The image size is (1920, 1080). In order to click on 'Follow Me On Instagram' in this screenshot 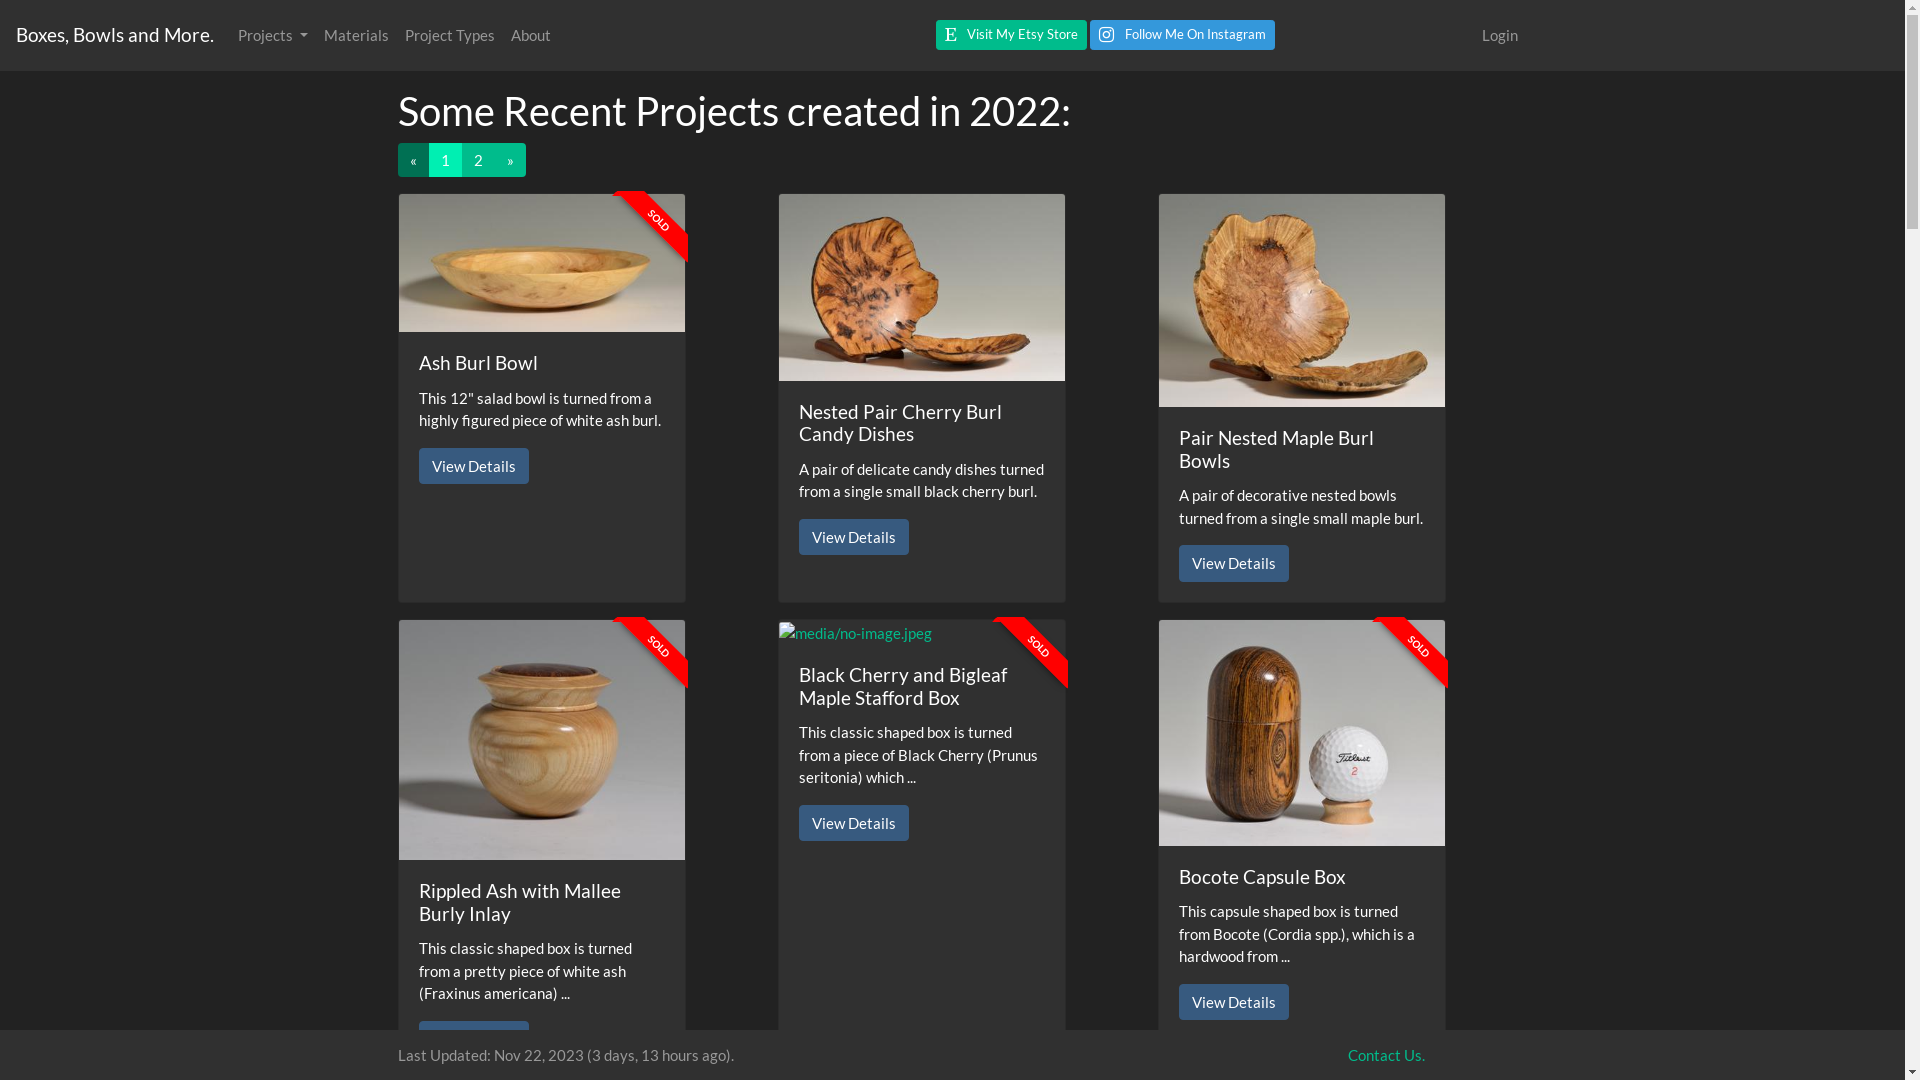, I will do `click(1088, 34)`.